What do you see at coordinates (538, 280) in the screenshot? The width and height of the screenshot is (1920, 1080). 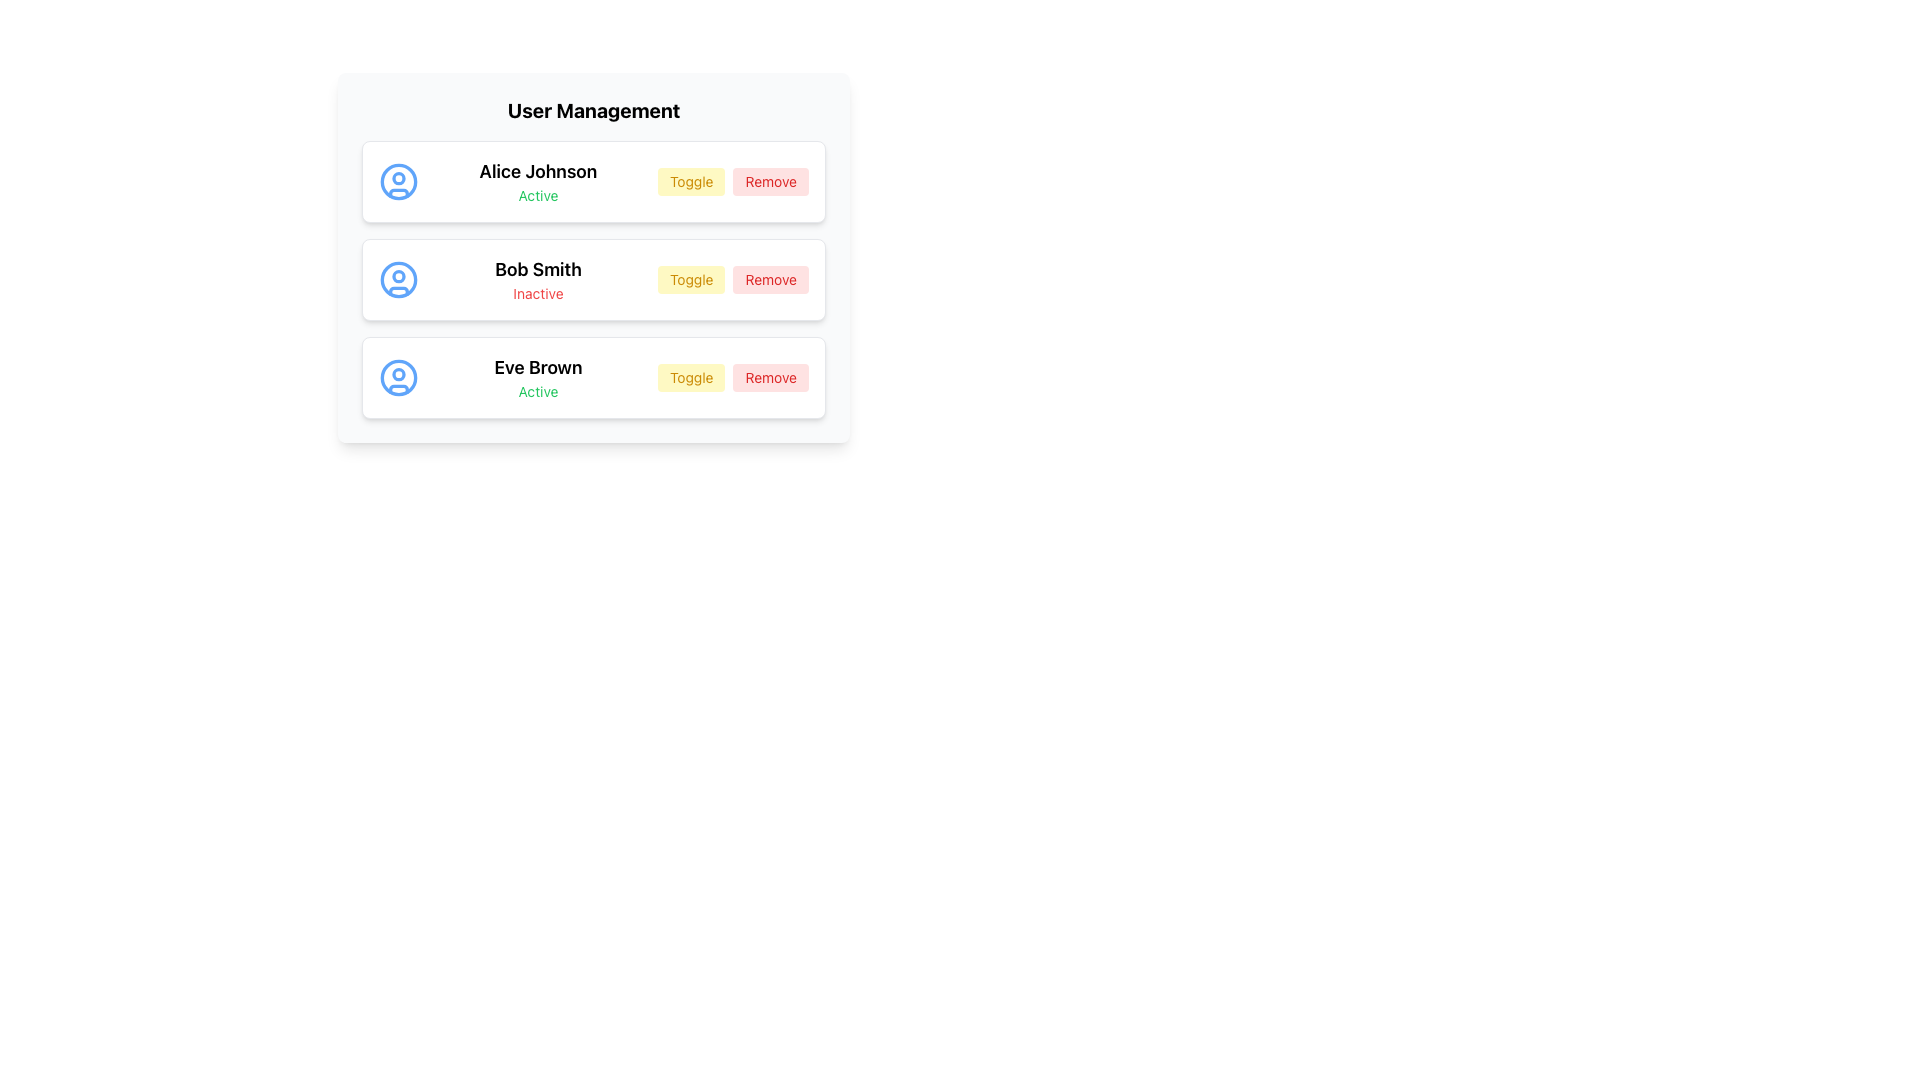 I see `the static text component displaying user-related details, which is the second item in a vertical list of user entries, positioned between a user icon and two buttons labeled 'Toggle' and 'Remove'` at bounding box center [538, 280].